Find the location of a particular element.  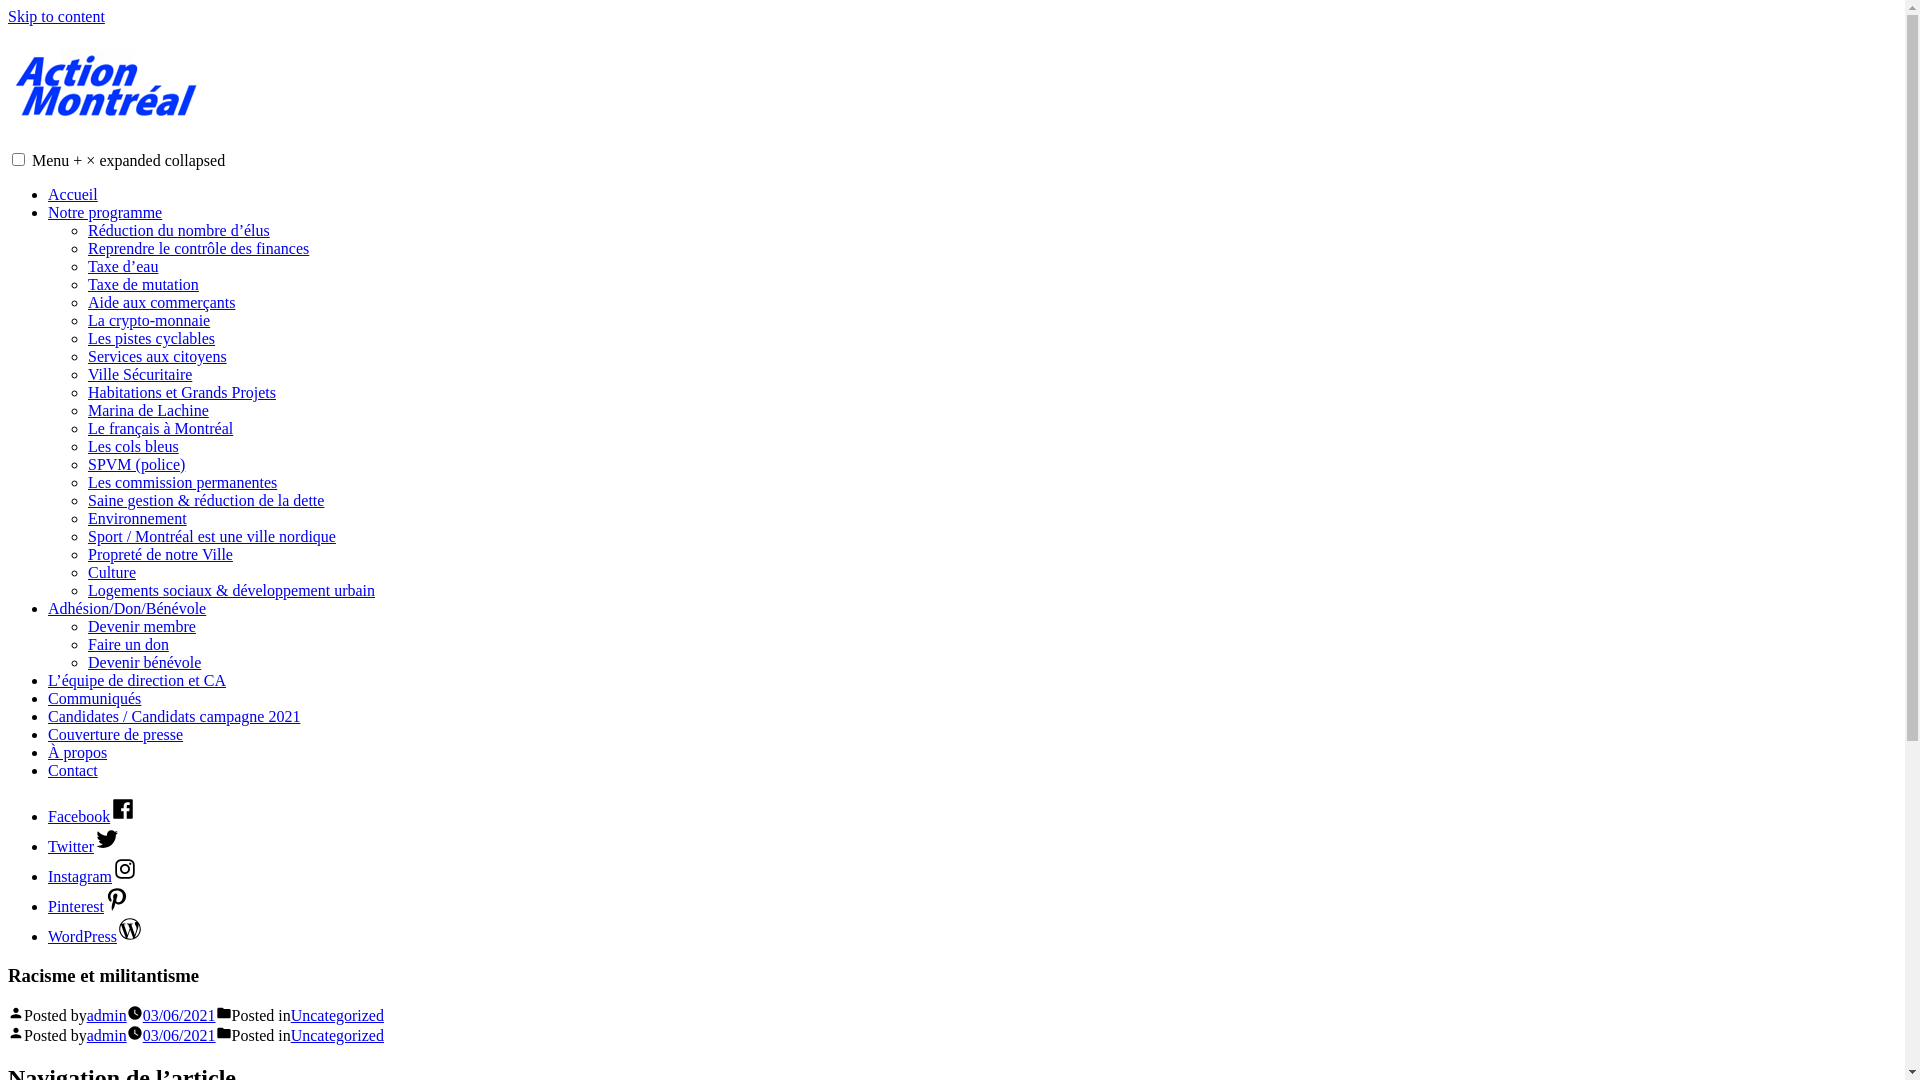

'03/06/2021' is located at coordinates (142, 1035).